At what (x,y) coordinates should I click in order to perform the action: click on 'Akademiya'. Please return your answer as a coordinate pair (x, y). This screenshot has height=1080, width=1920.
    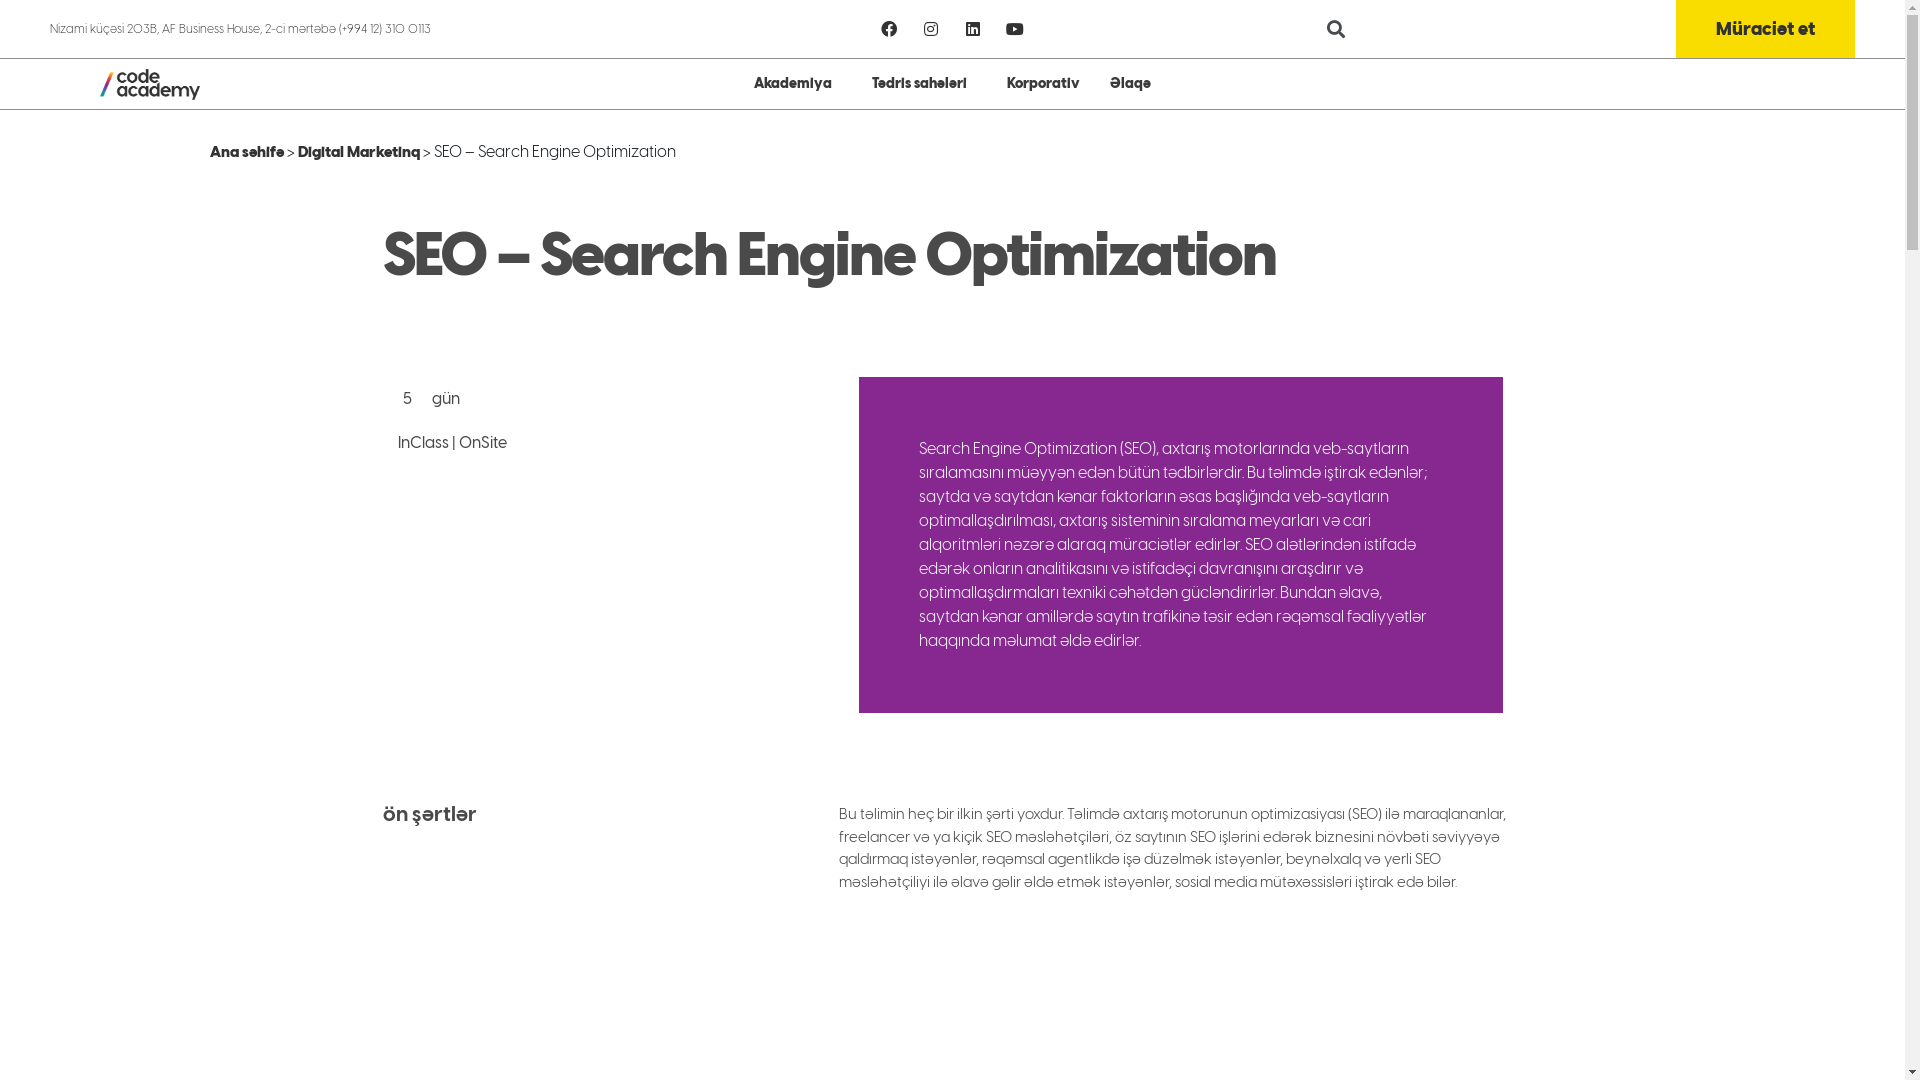
    Looking at the image, I should click on (796, 83).